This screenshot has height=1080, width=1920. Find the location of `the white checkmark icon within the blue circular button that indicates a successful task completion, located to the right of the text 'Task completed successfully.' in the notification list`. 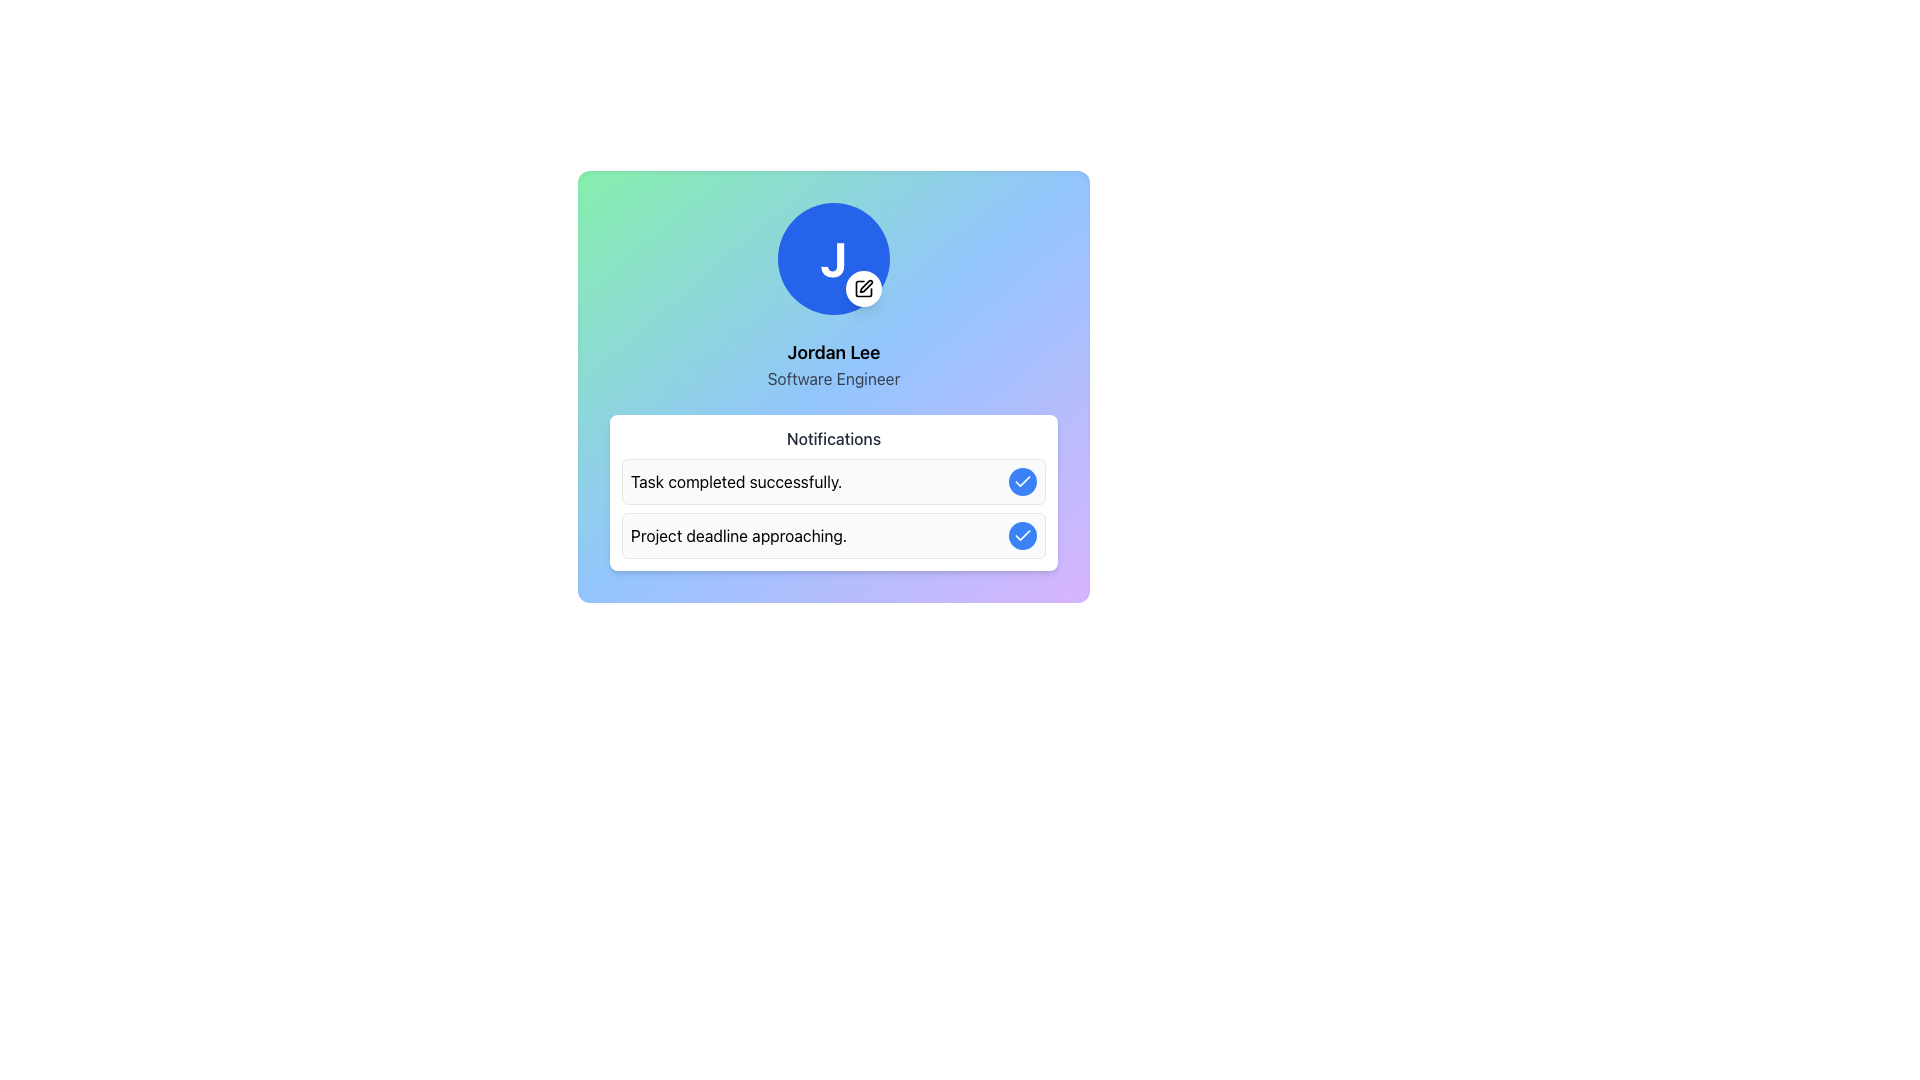

the white checkmark icon within the blue circular button that indicates a successful task completion, located to the right of the text 'Task completed successfully.' in the notification list is located at coordinates (1022, 534).